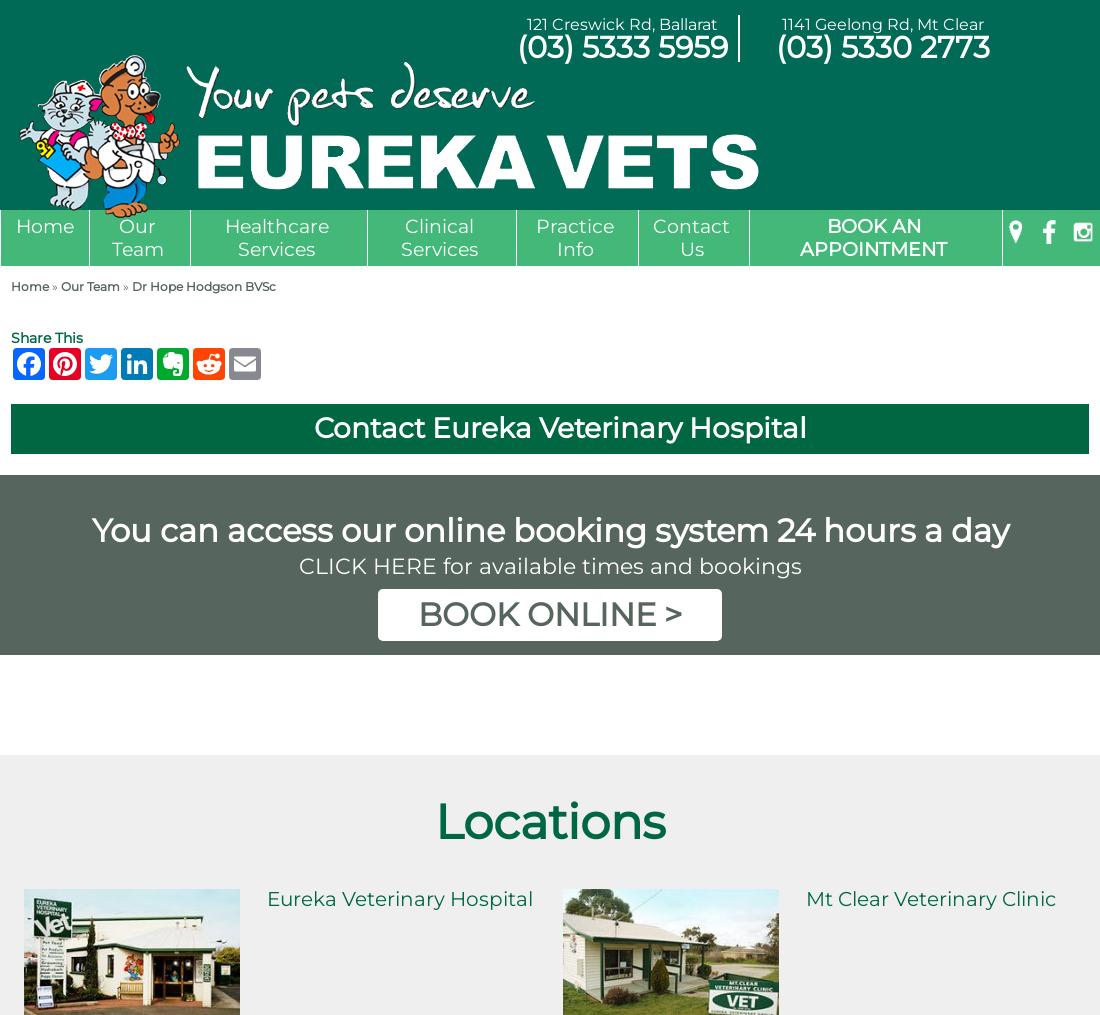 Image resolution: width=1100 pixels, height=1015 pixels. Describe the element at coordinates (549, 530) in the screenshot. I see `'You can access our online booking system 24 hours a day'` at that location.